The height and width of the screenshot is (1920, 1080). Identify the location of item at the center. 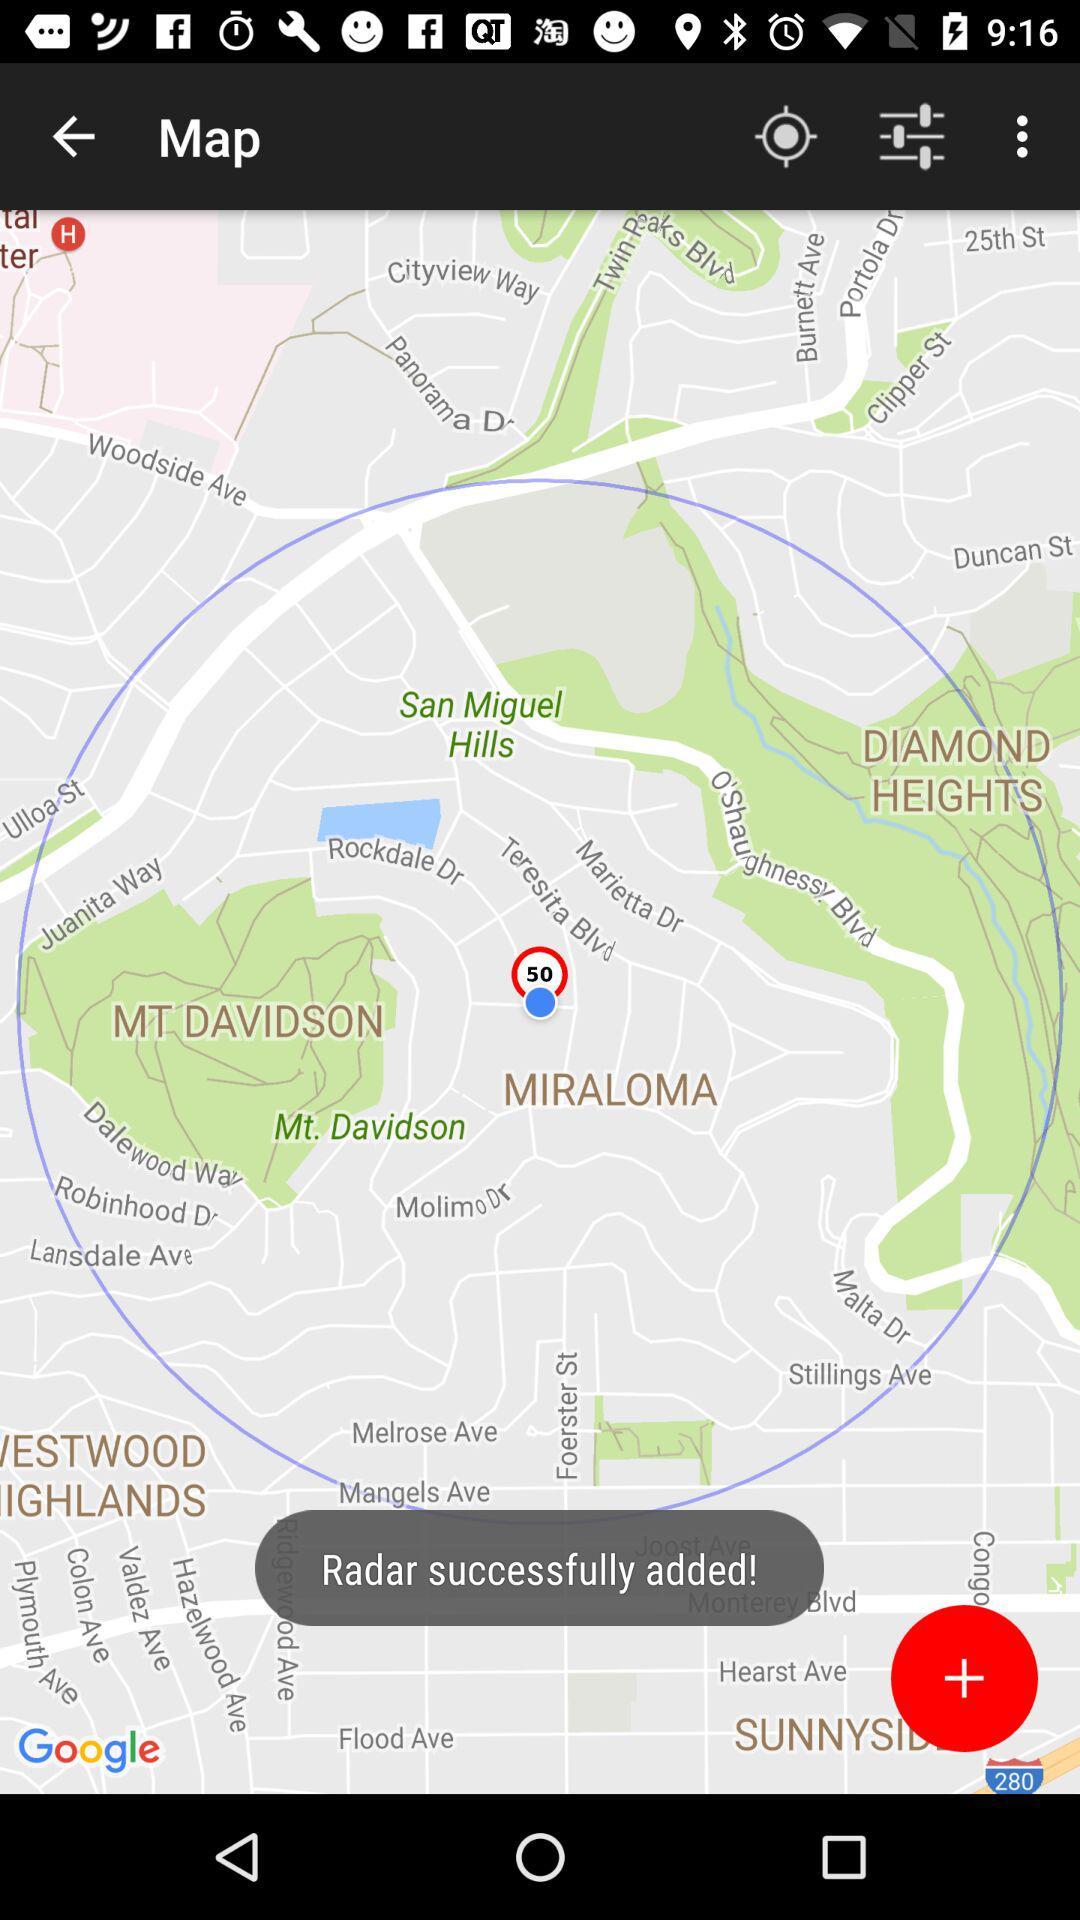
(540, 1002).